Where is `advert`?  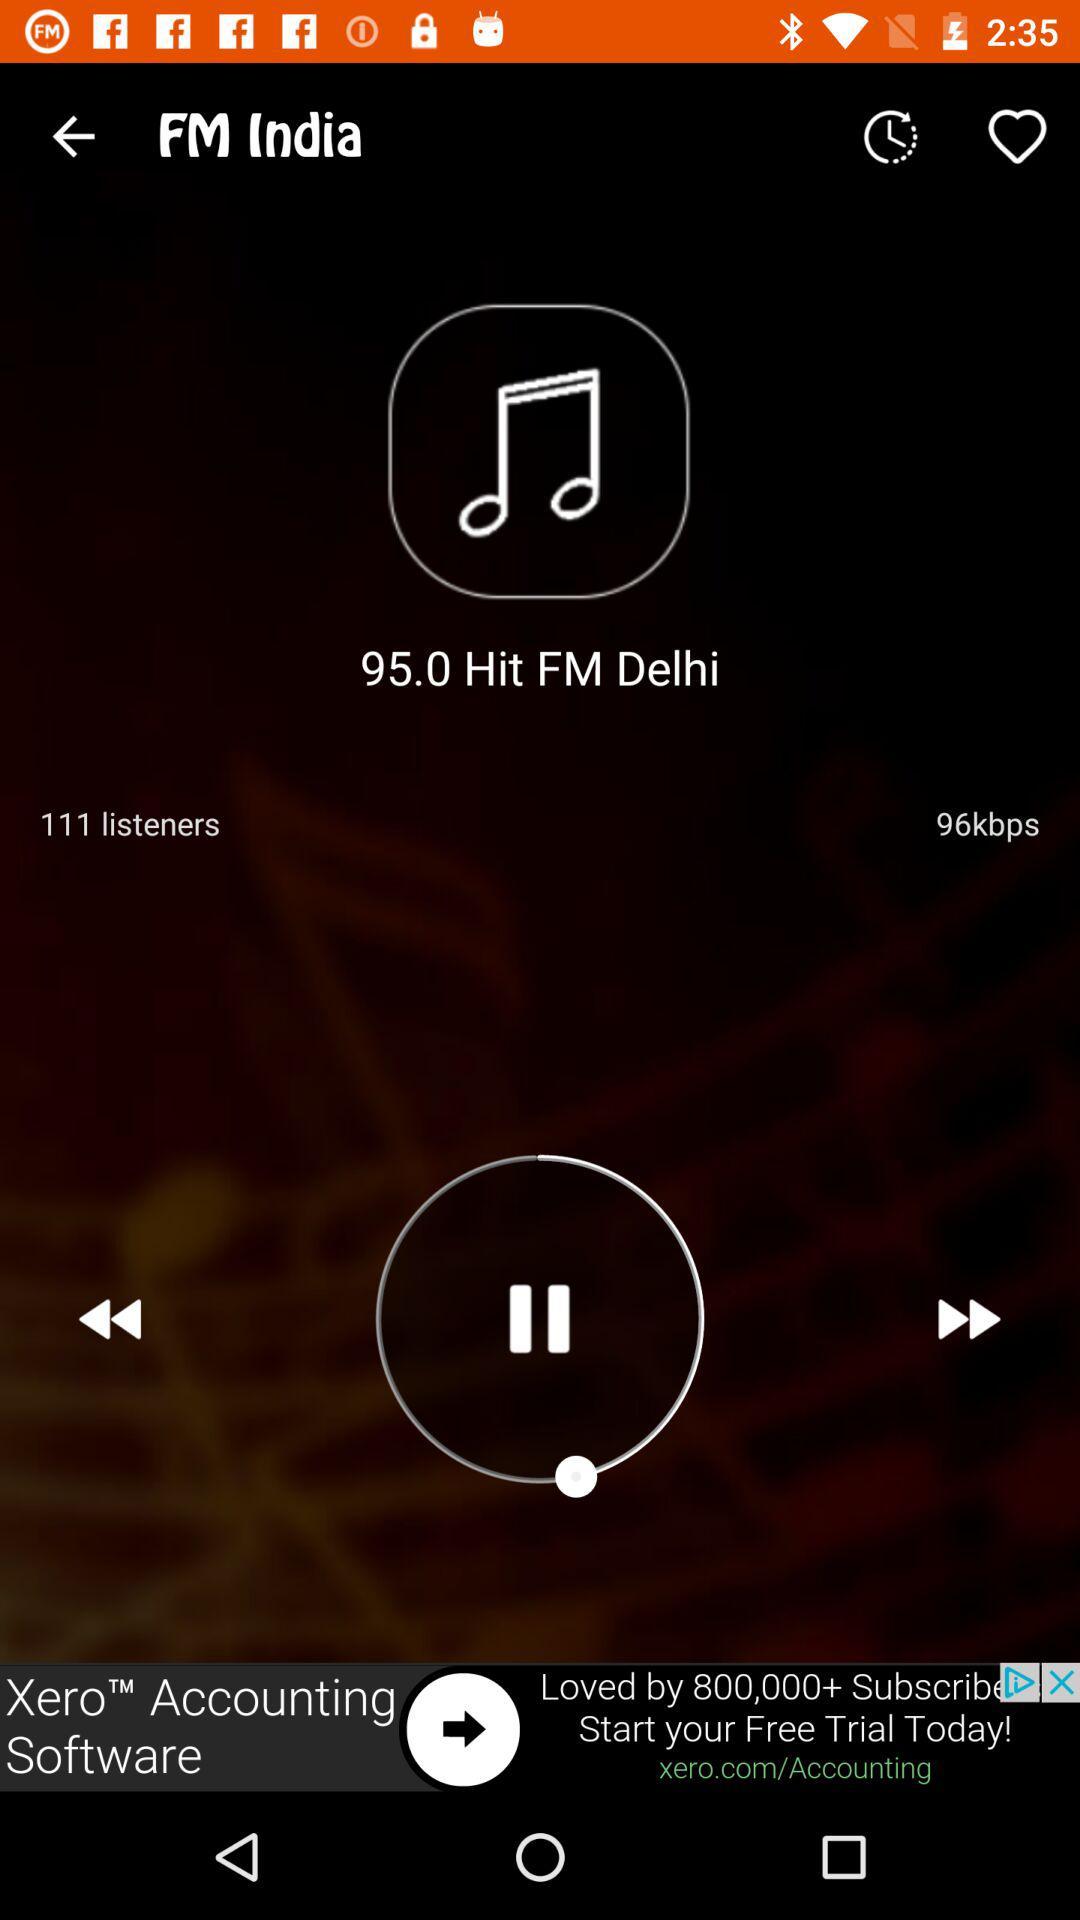 advert is located at coordinates (540, 1727).